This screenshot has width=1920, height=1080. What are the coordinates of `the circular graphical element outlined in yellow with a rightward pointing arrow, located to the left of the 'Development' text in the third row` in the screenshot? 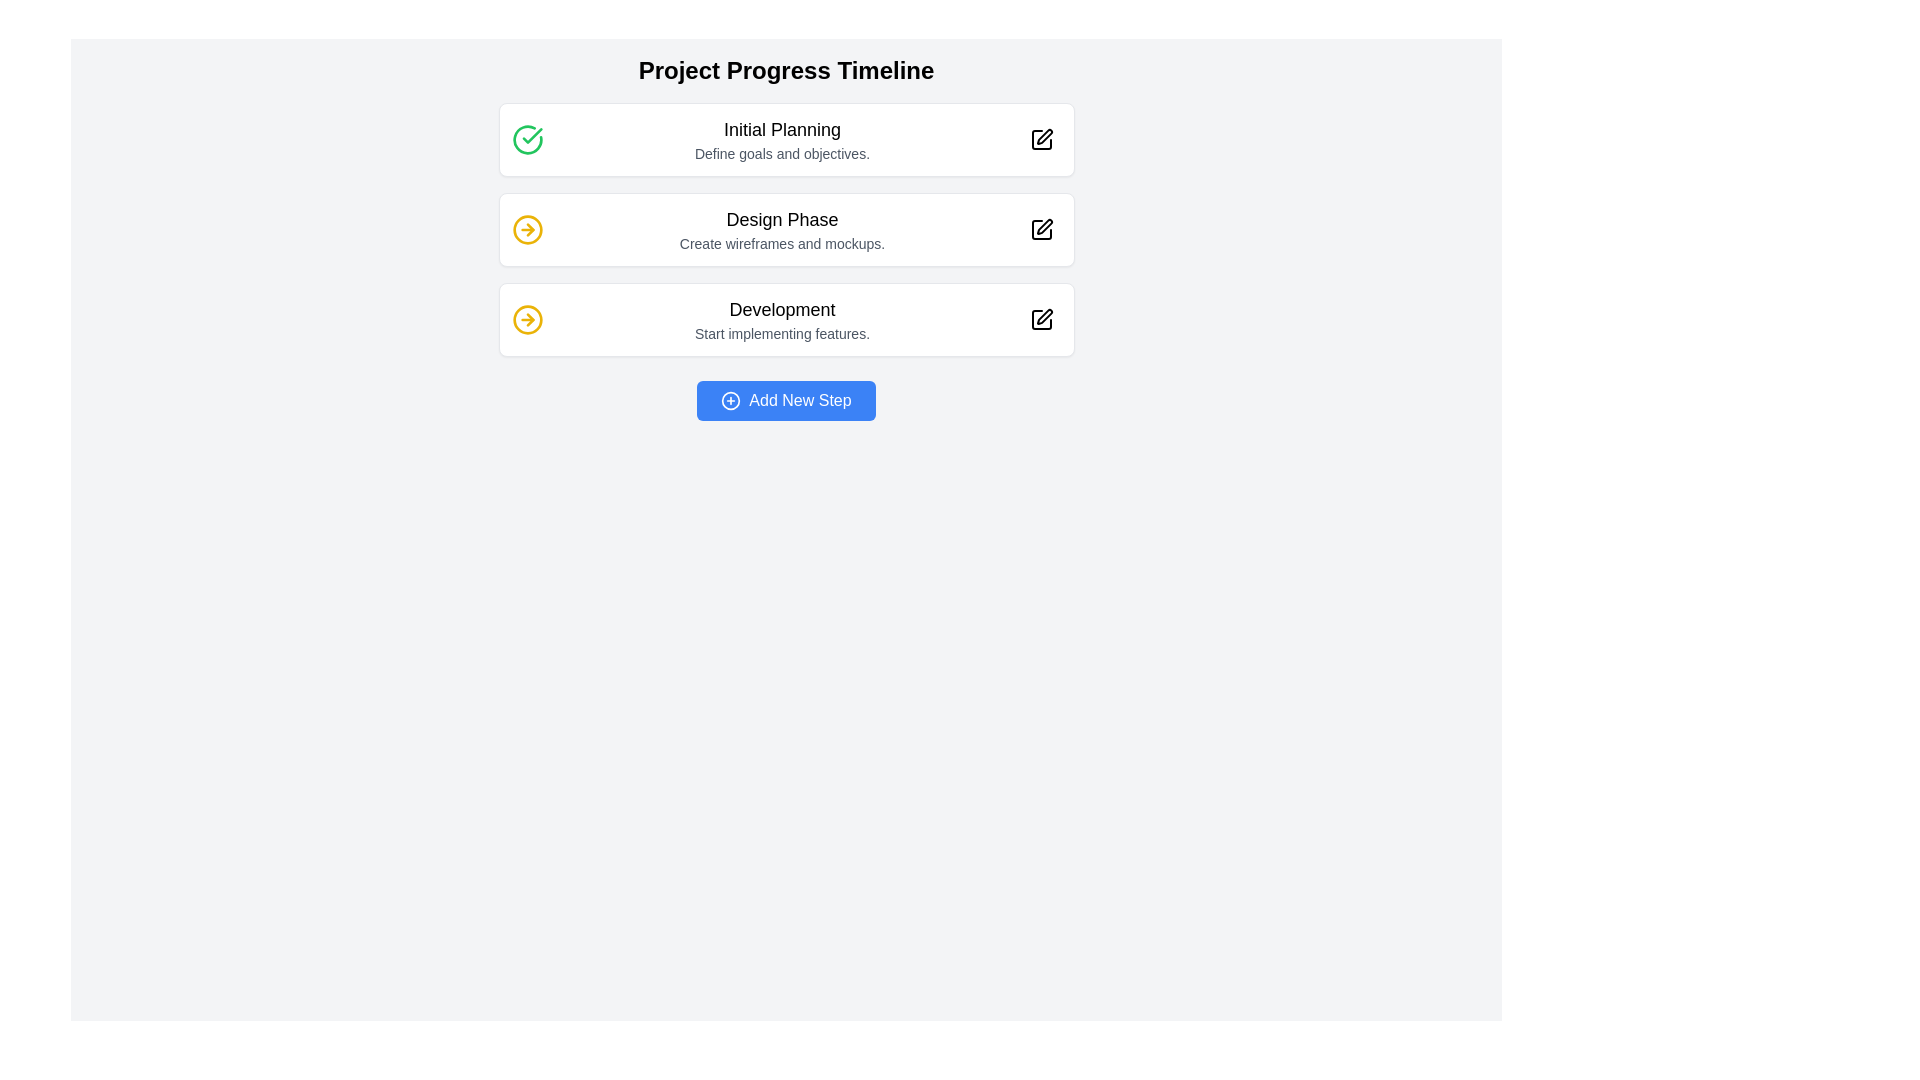 It's located at (527, 319).